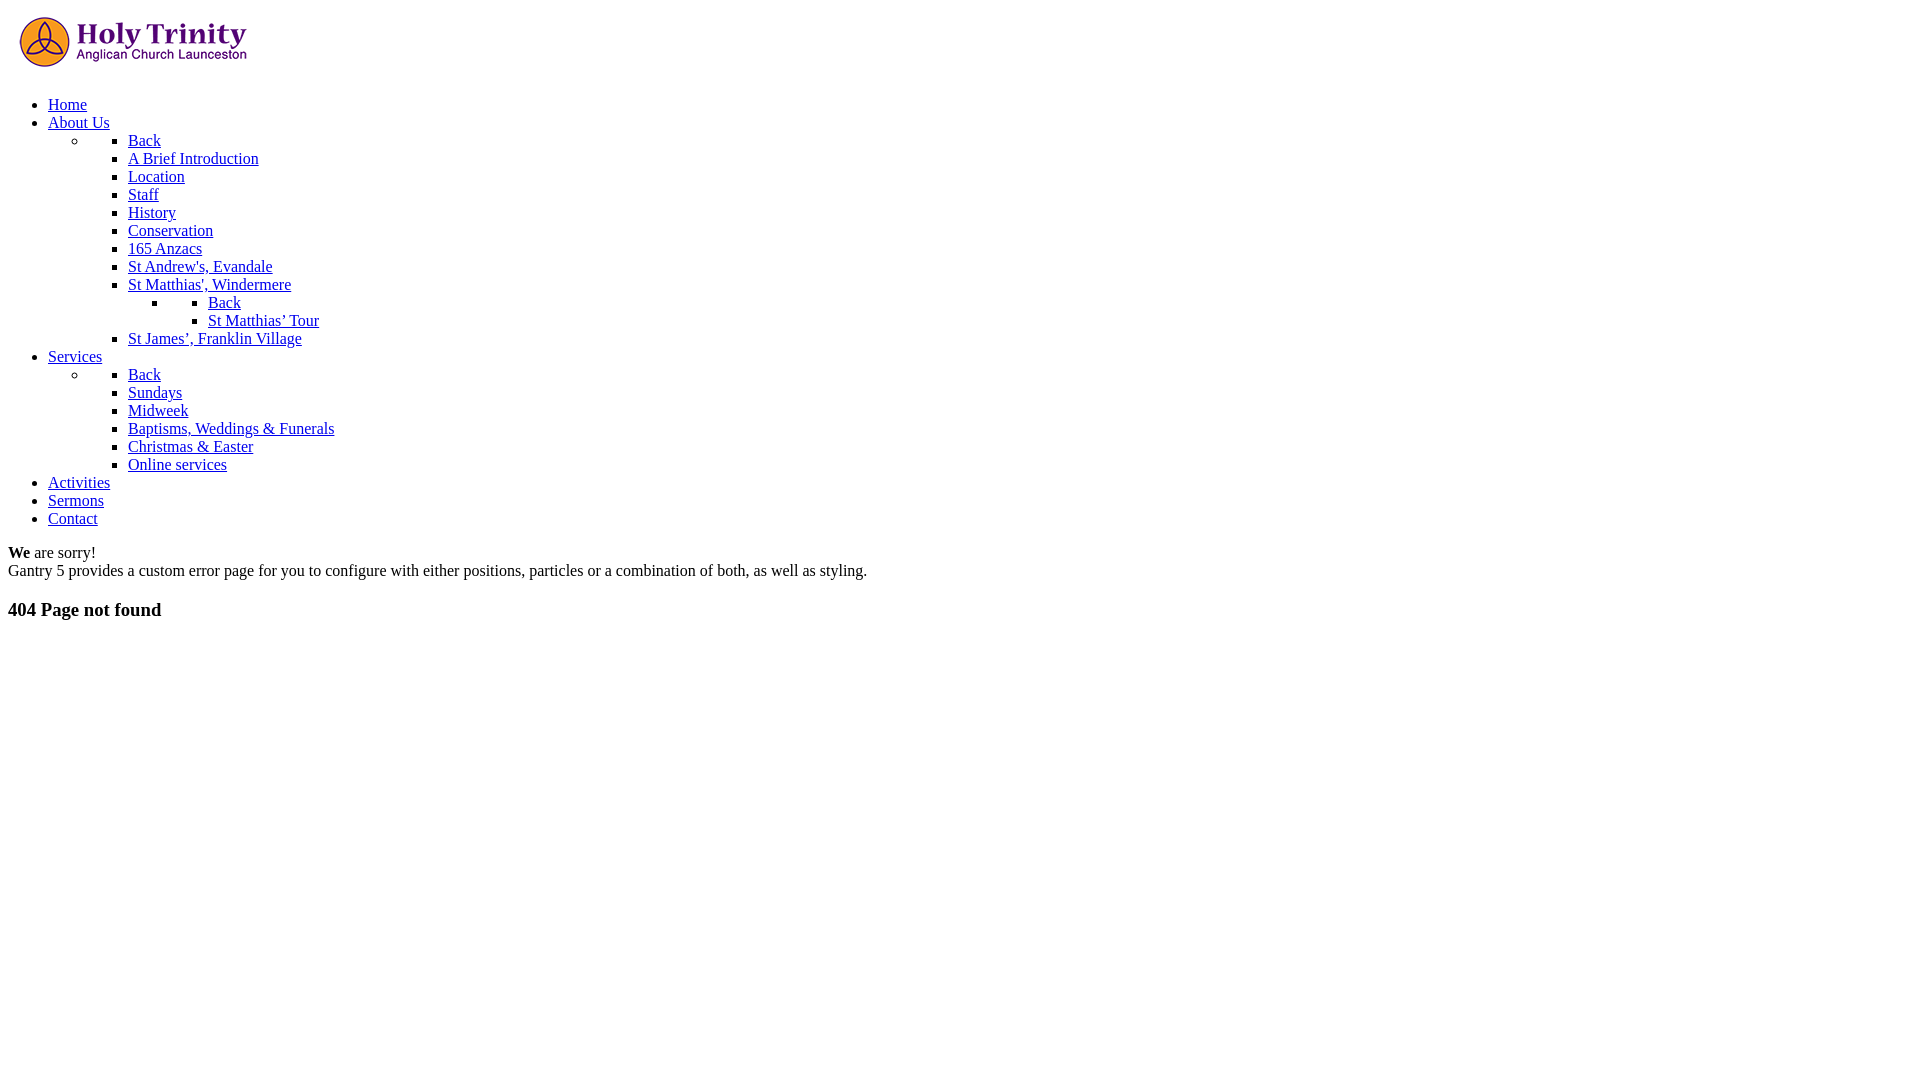  I want to click on 'Conservation', so click(170, 229).